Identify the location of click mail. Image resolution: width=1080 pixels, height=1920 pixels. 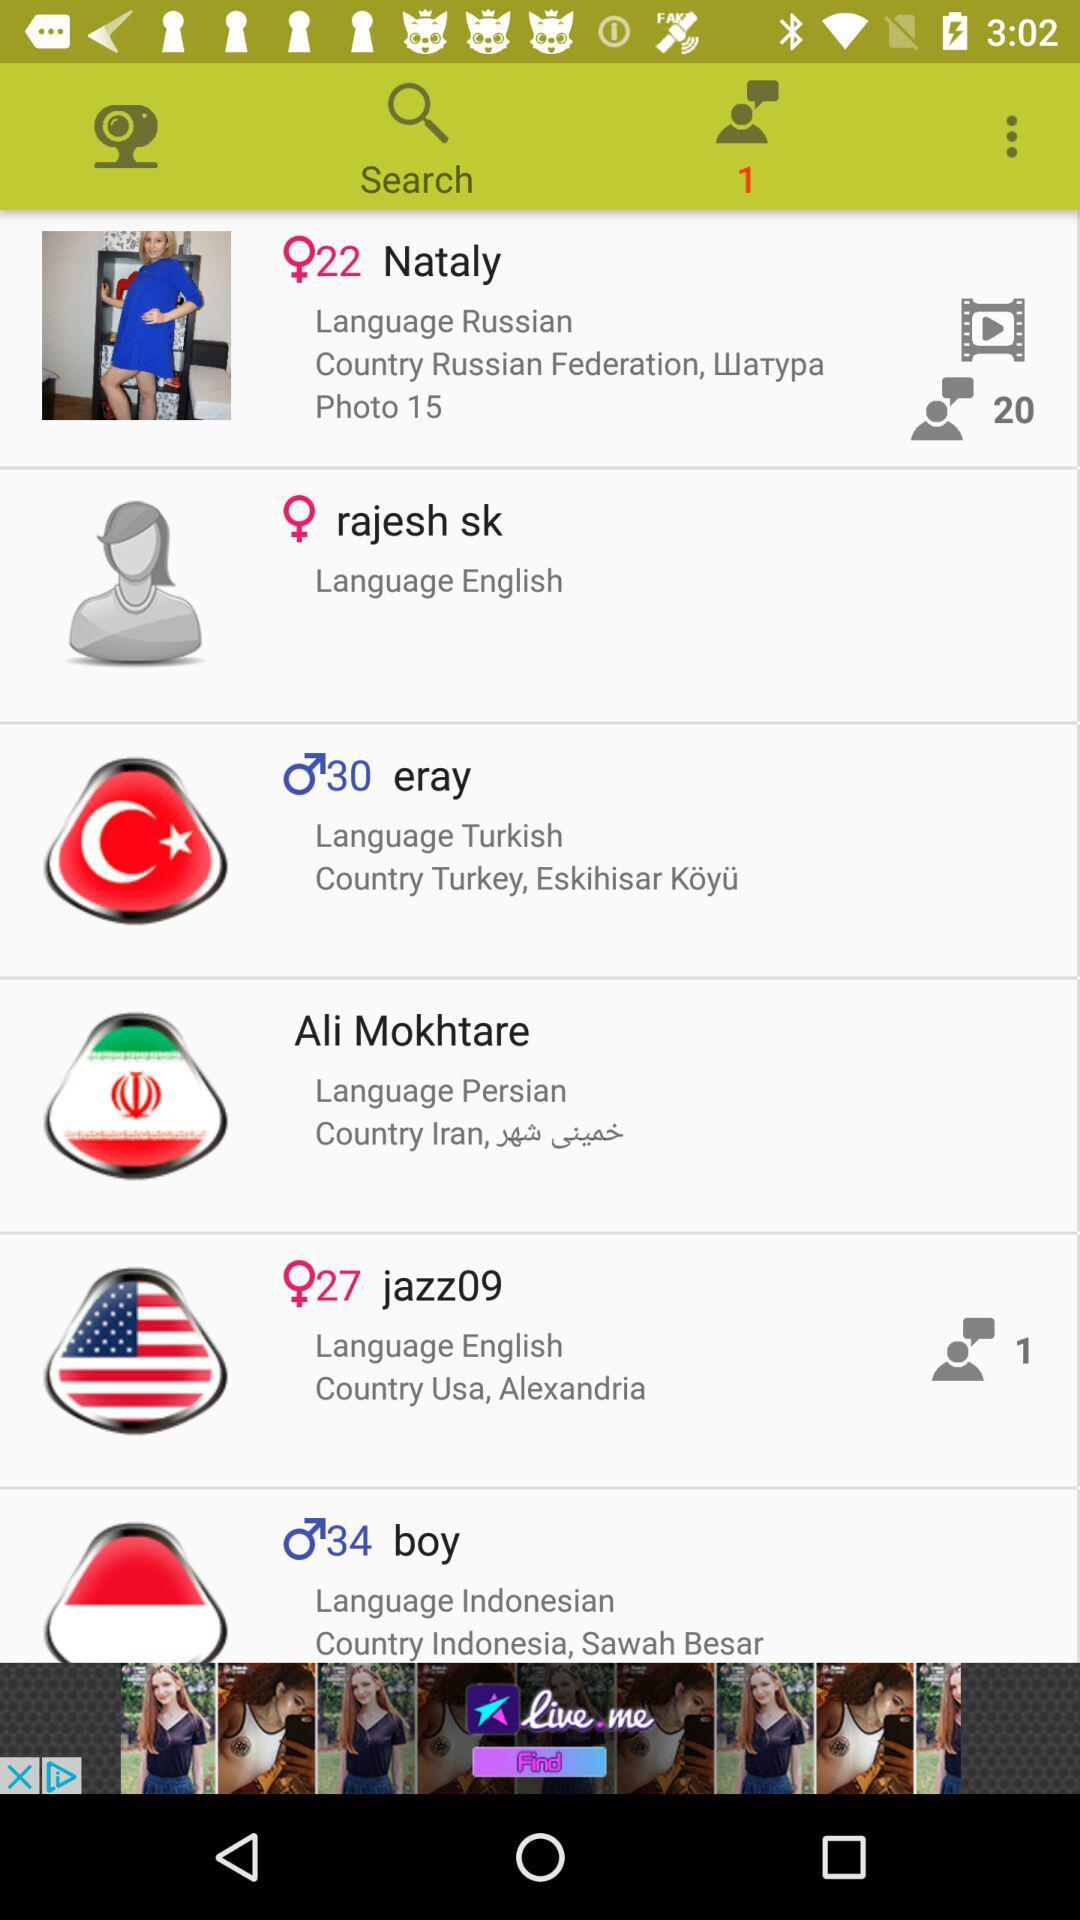
(135, 325).